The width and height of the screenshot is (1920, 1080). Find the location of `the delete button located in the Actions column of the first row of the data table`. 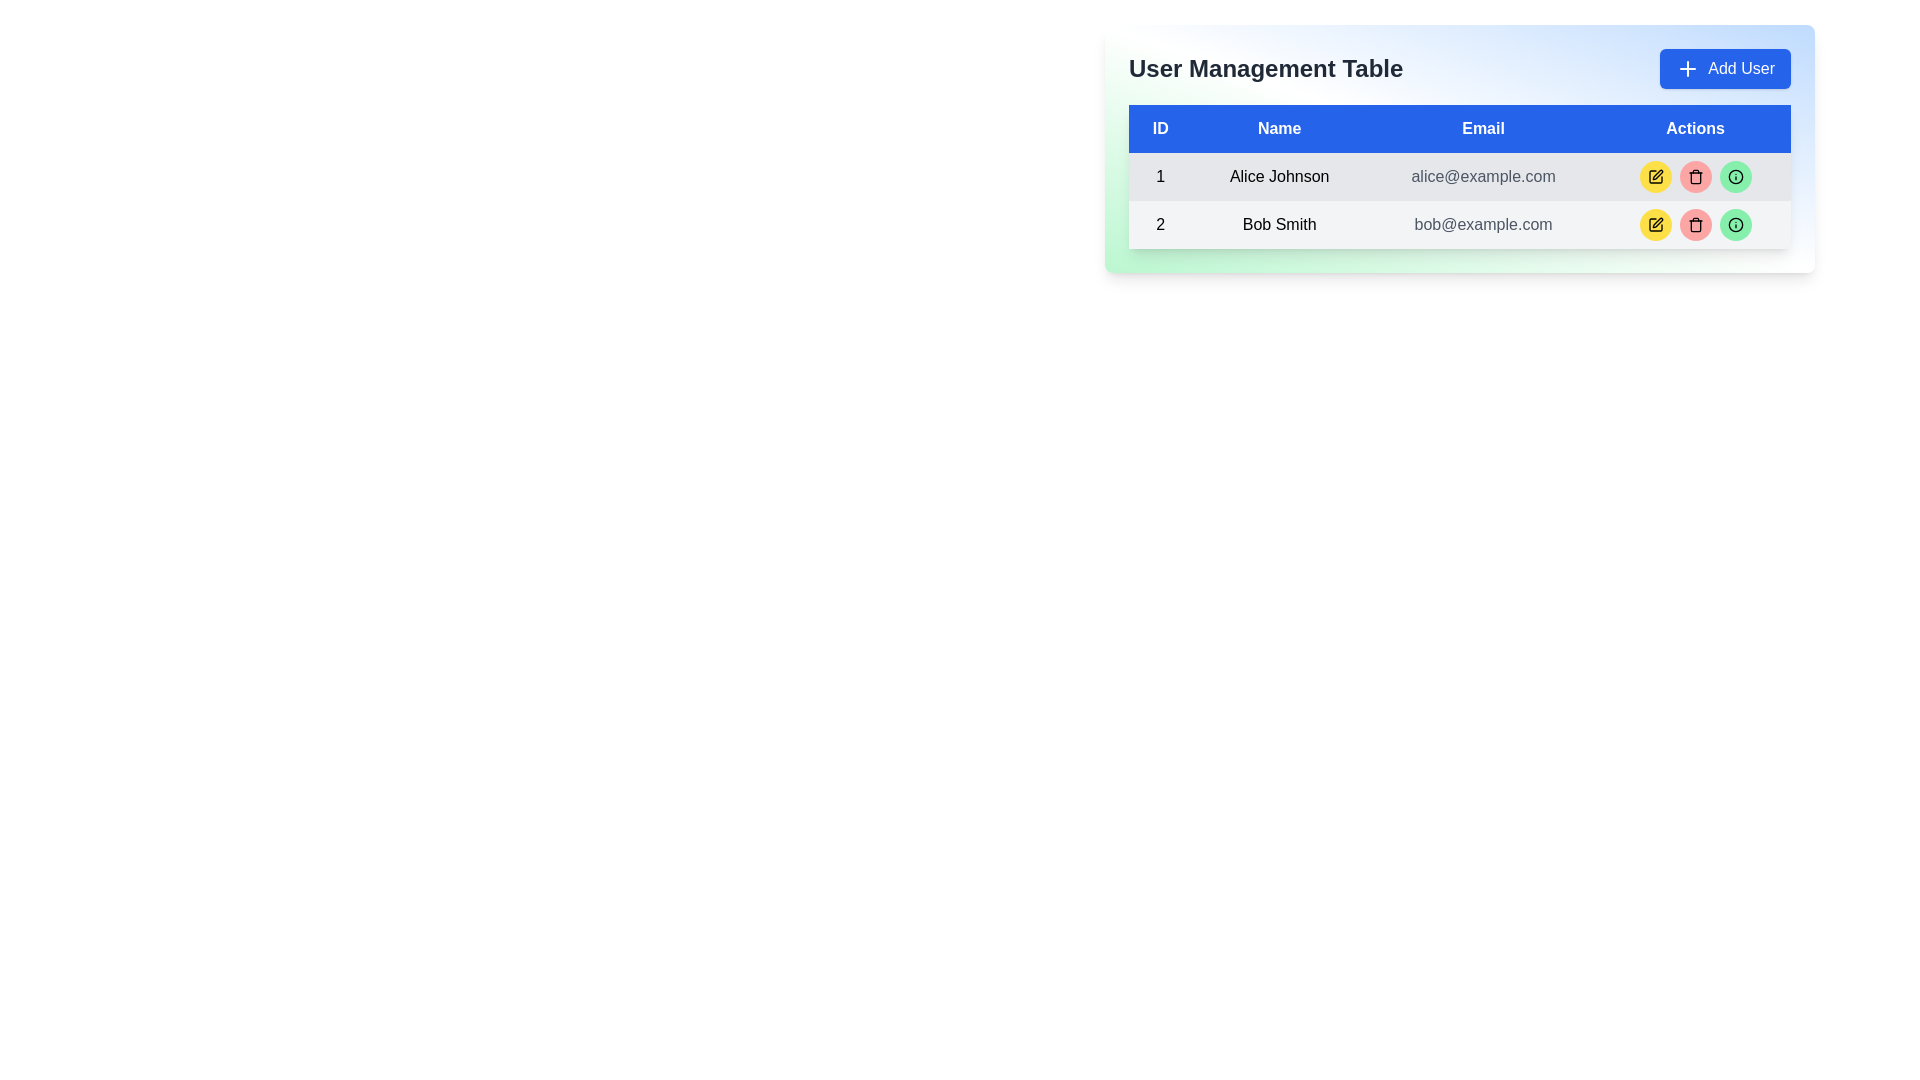

the delete button located in the Actions column of the first row of the data table is located at coordinates (1694, 176).